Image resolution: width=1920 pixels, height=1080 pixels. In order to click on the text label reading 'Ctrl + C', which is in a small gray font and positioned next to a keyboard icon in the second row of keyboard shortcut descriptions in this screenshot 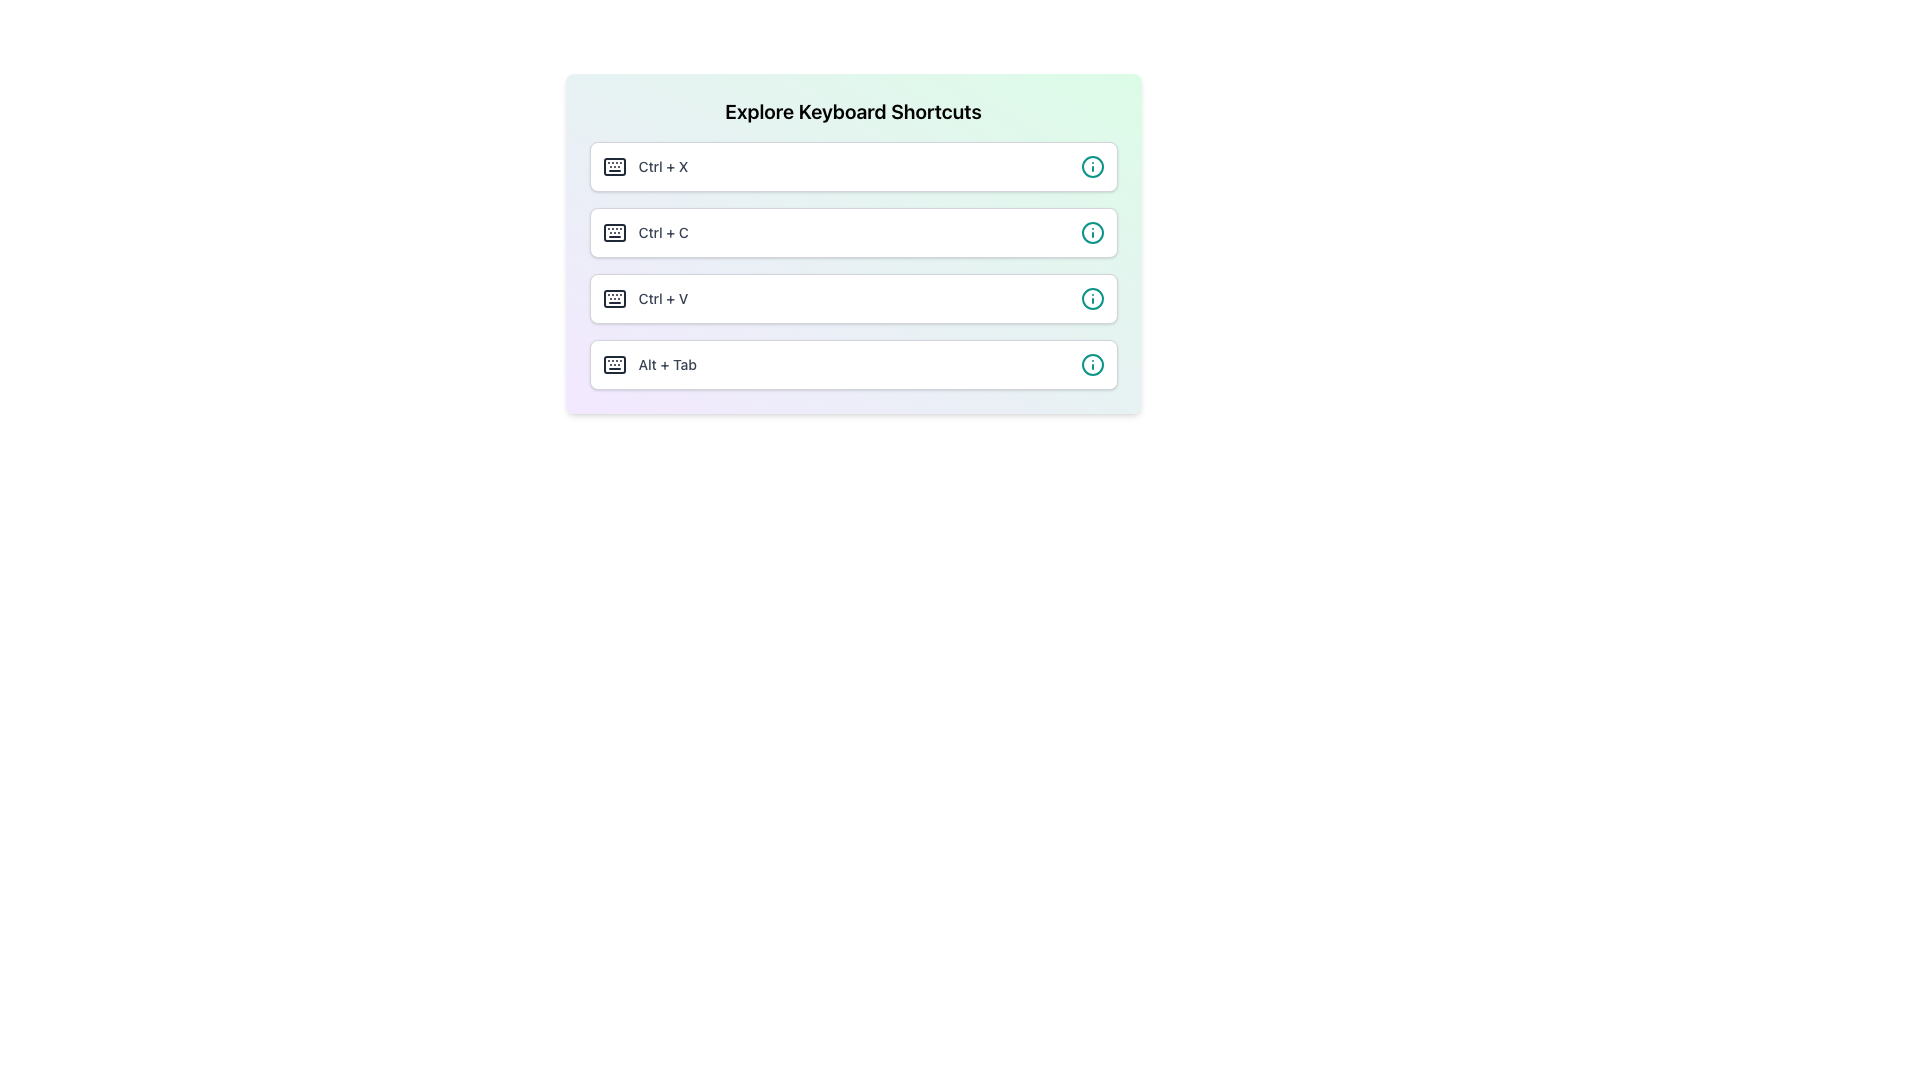, I will do `click(663, 231)`.